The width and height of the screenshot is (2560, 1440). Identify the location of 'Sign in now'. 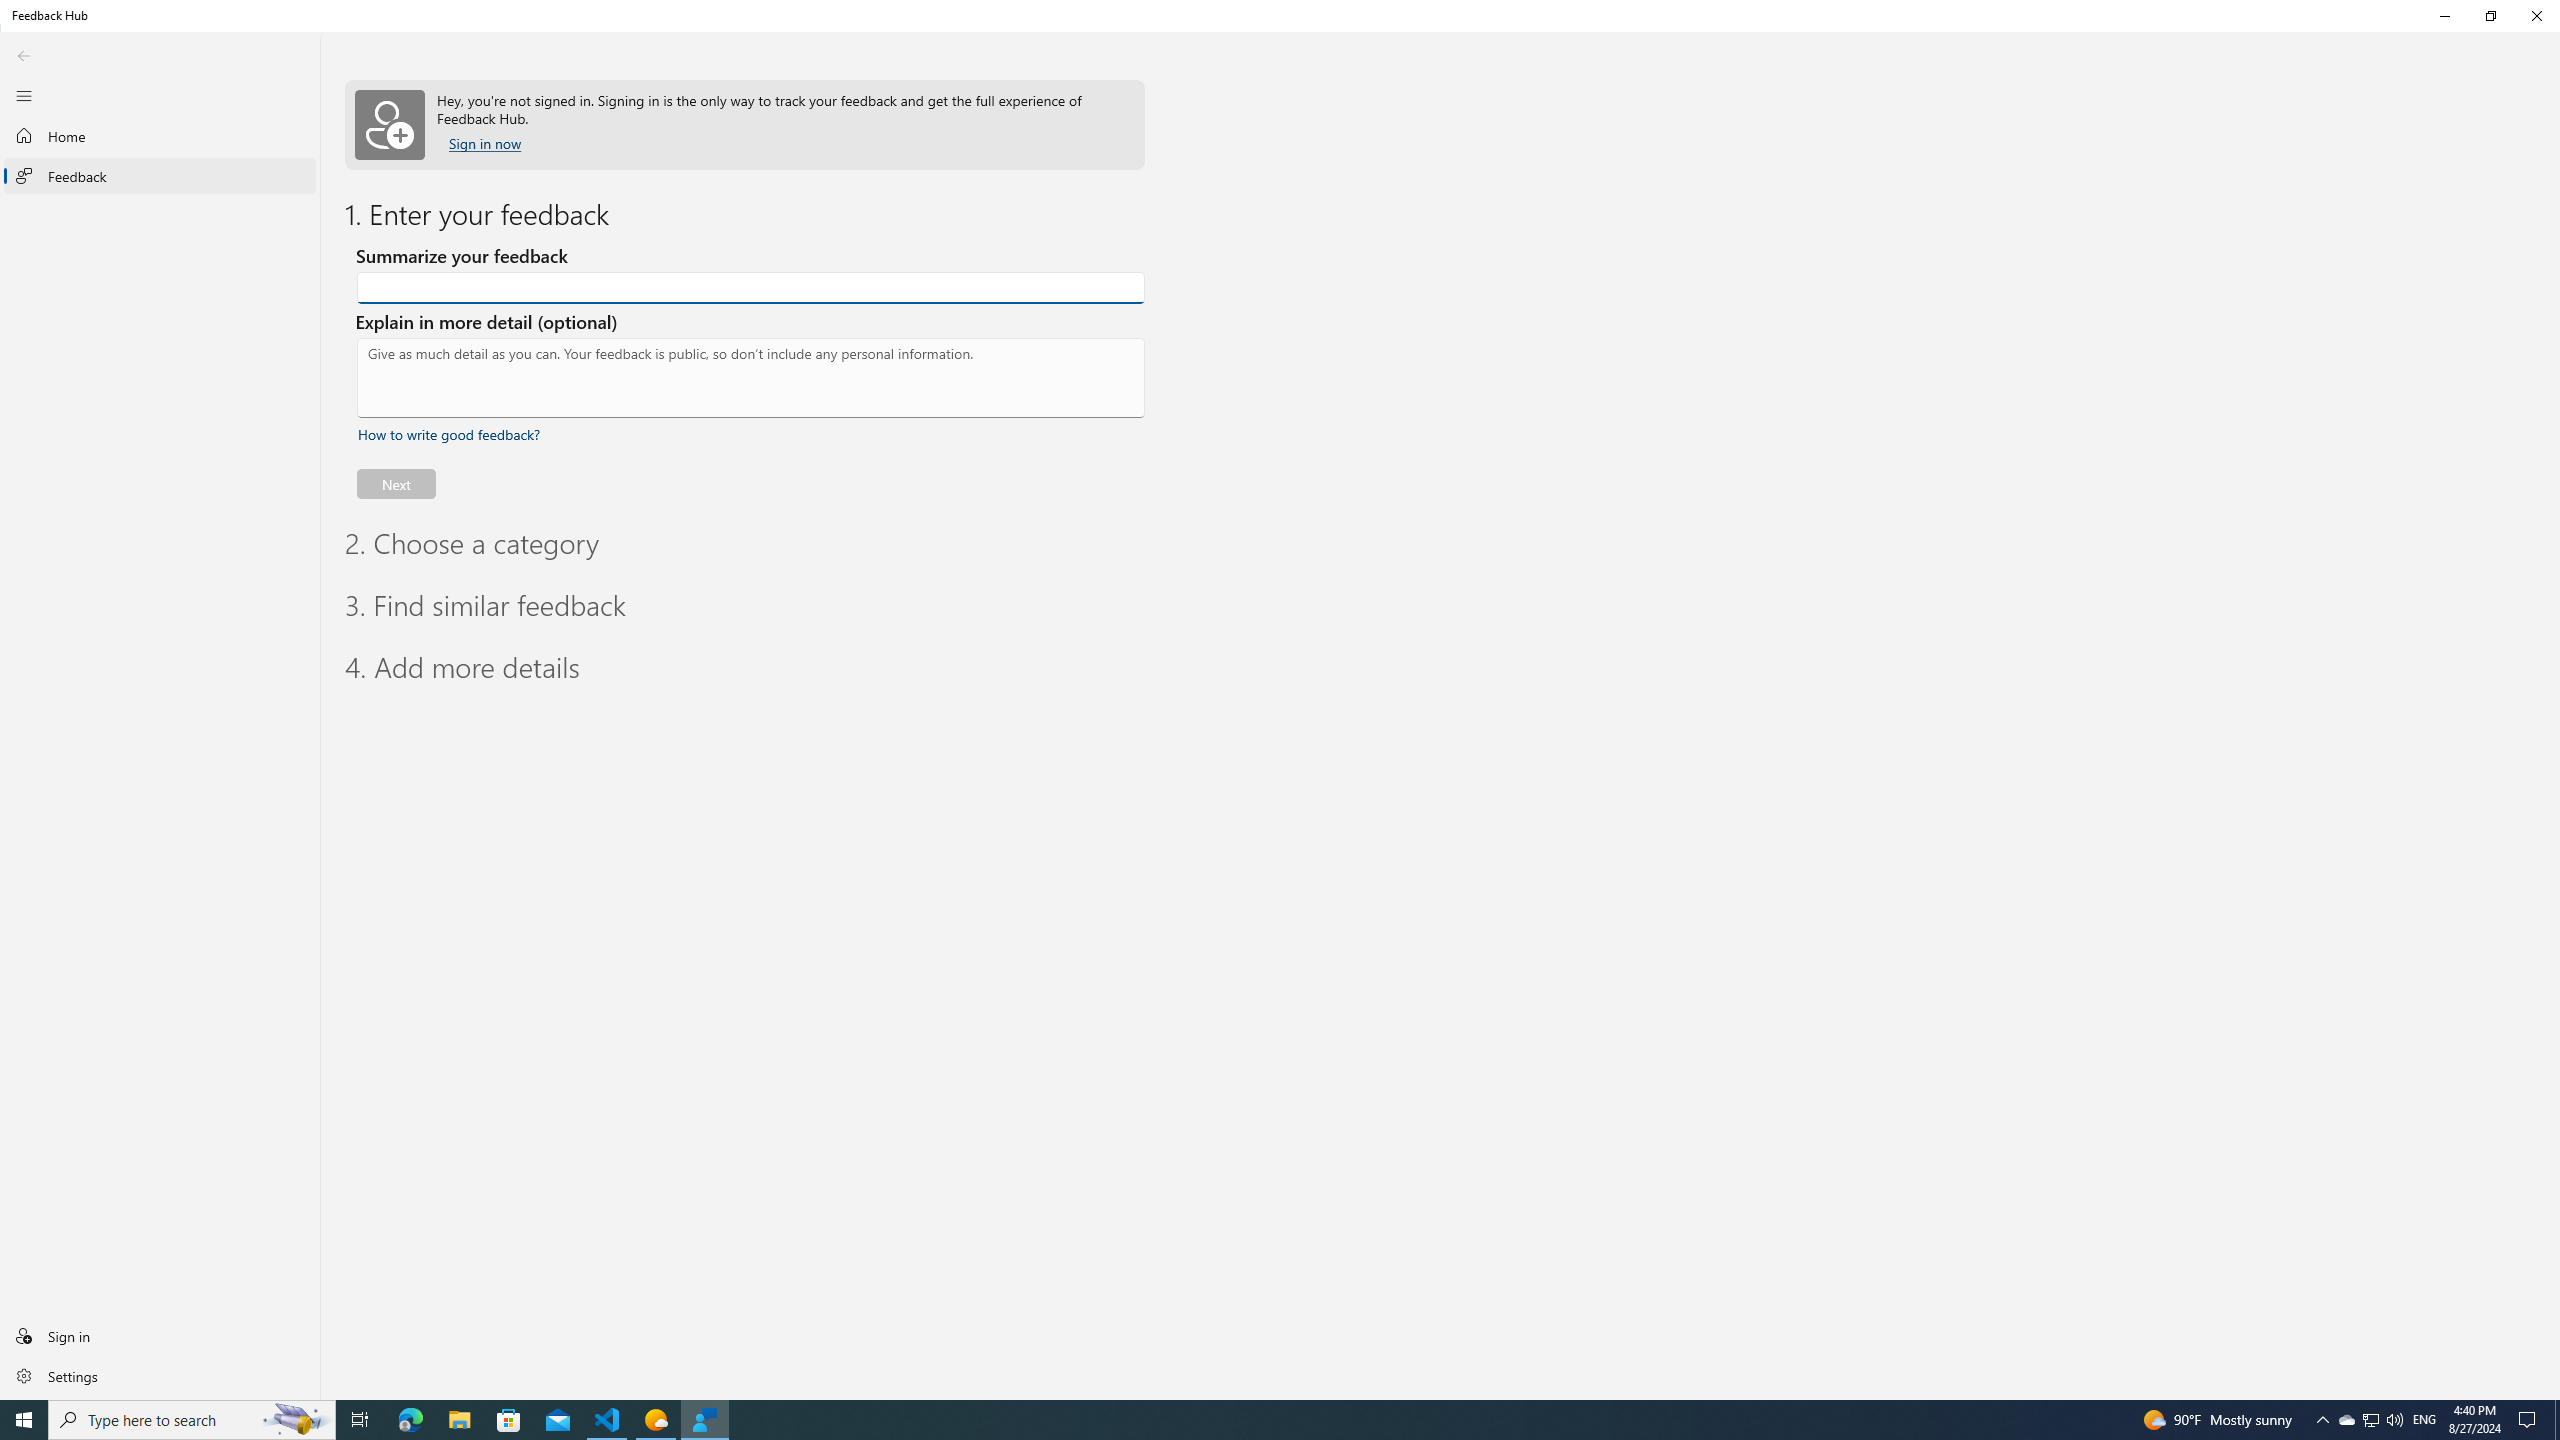
(485, 143).